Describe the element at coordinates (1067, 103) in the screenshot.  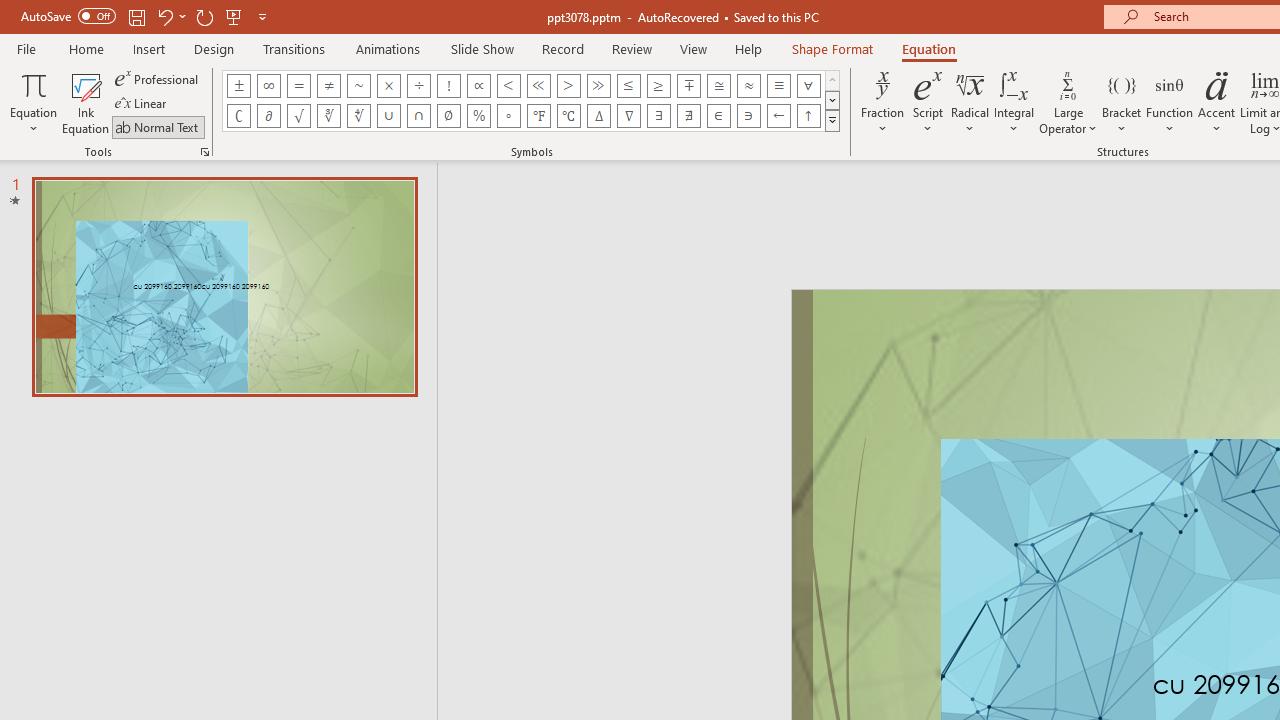
I see `'Large Operator'` at that location.